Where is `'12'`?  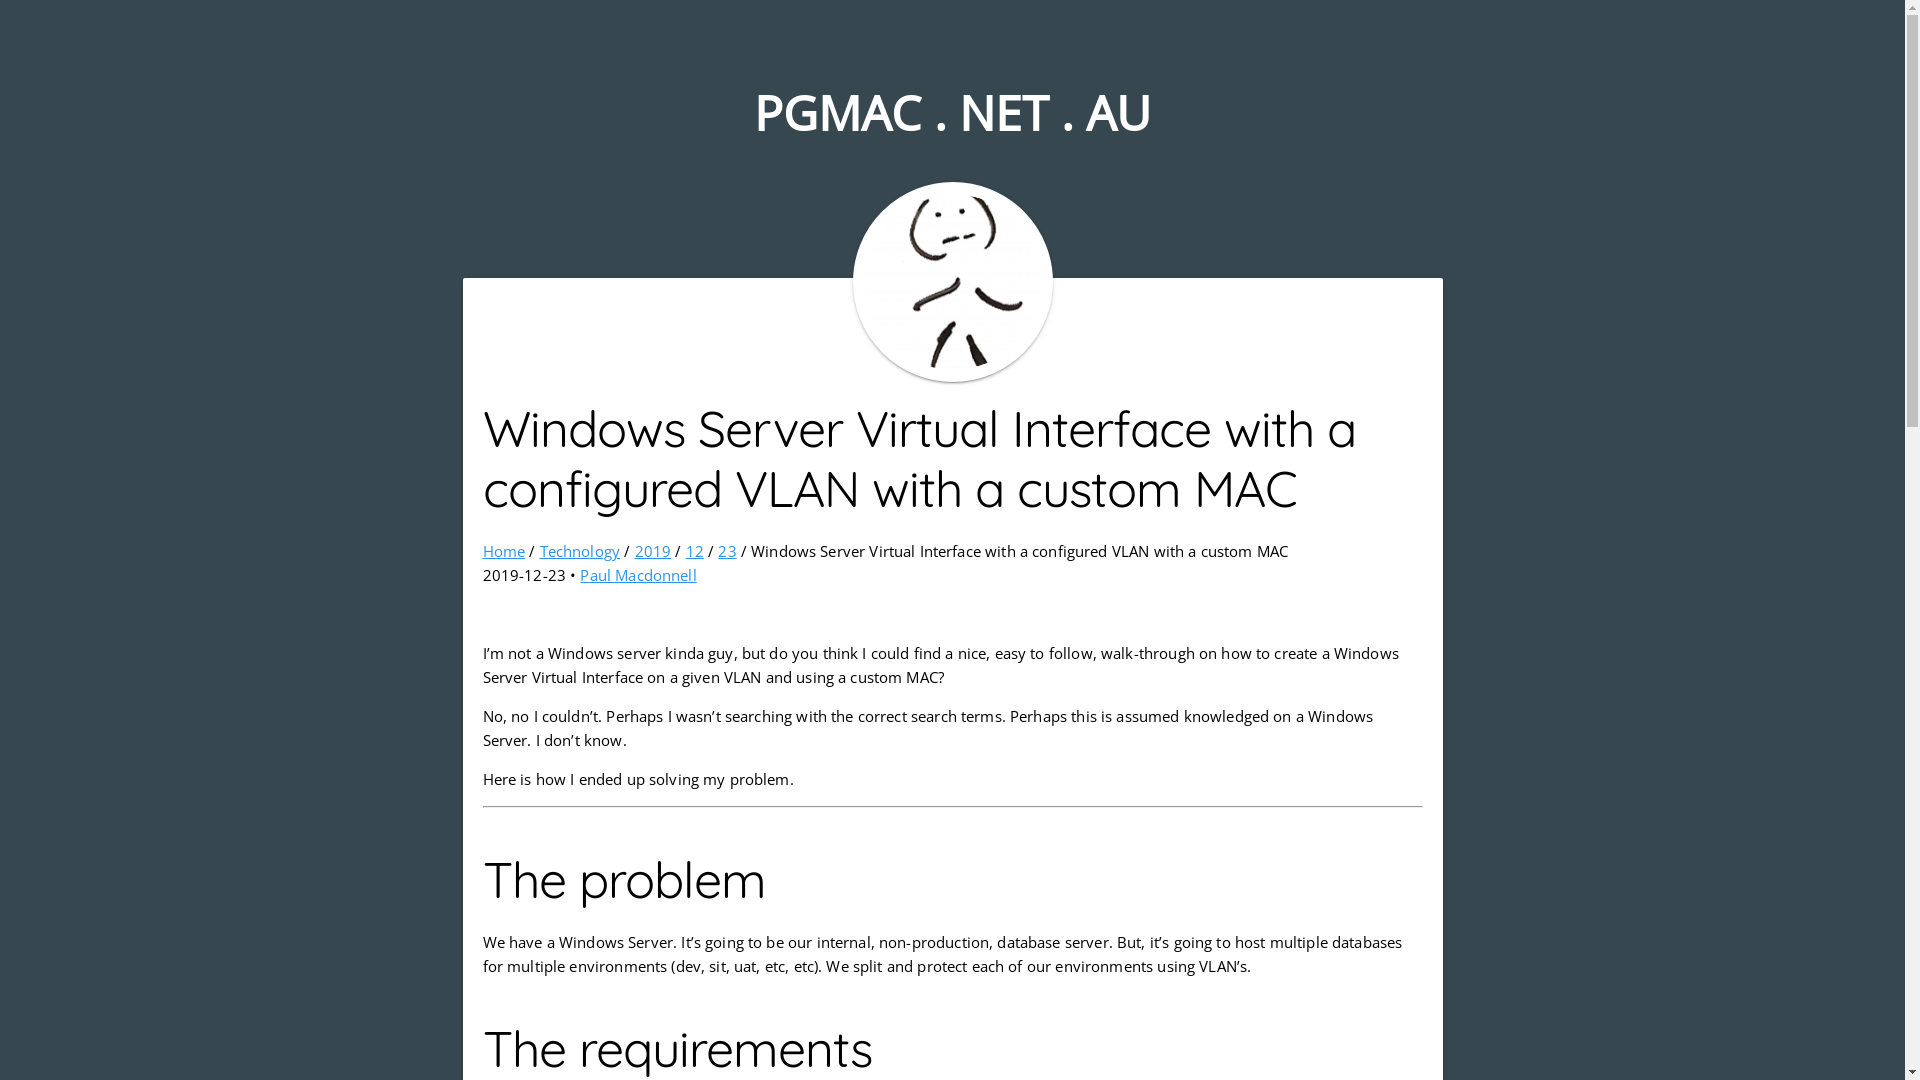 '12' is located at coordinates (686, 551).